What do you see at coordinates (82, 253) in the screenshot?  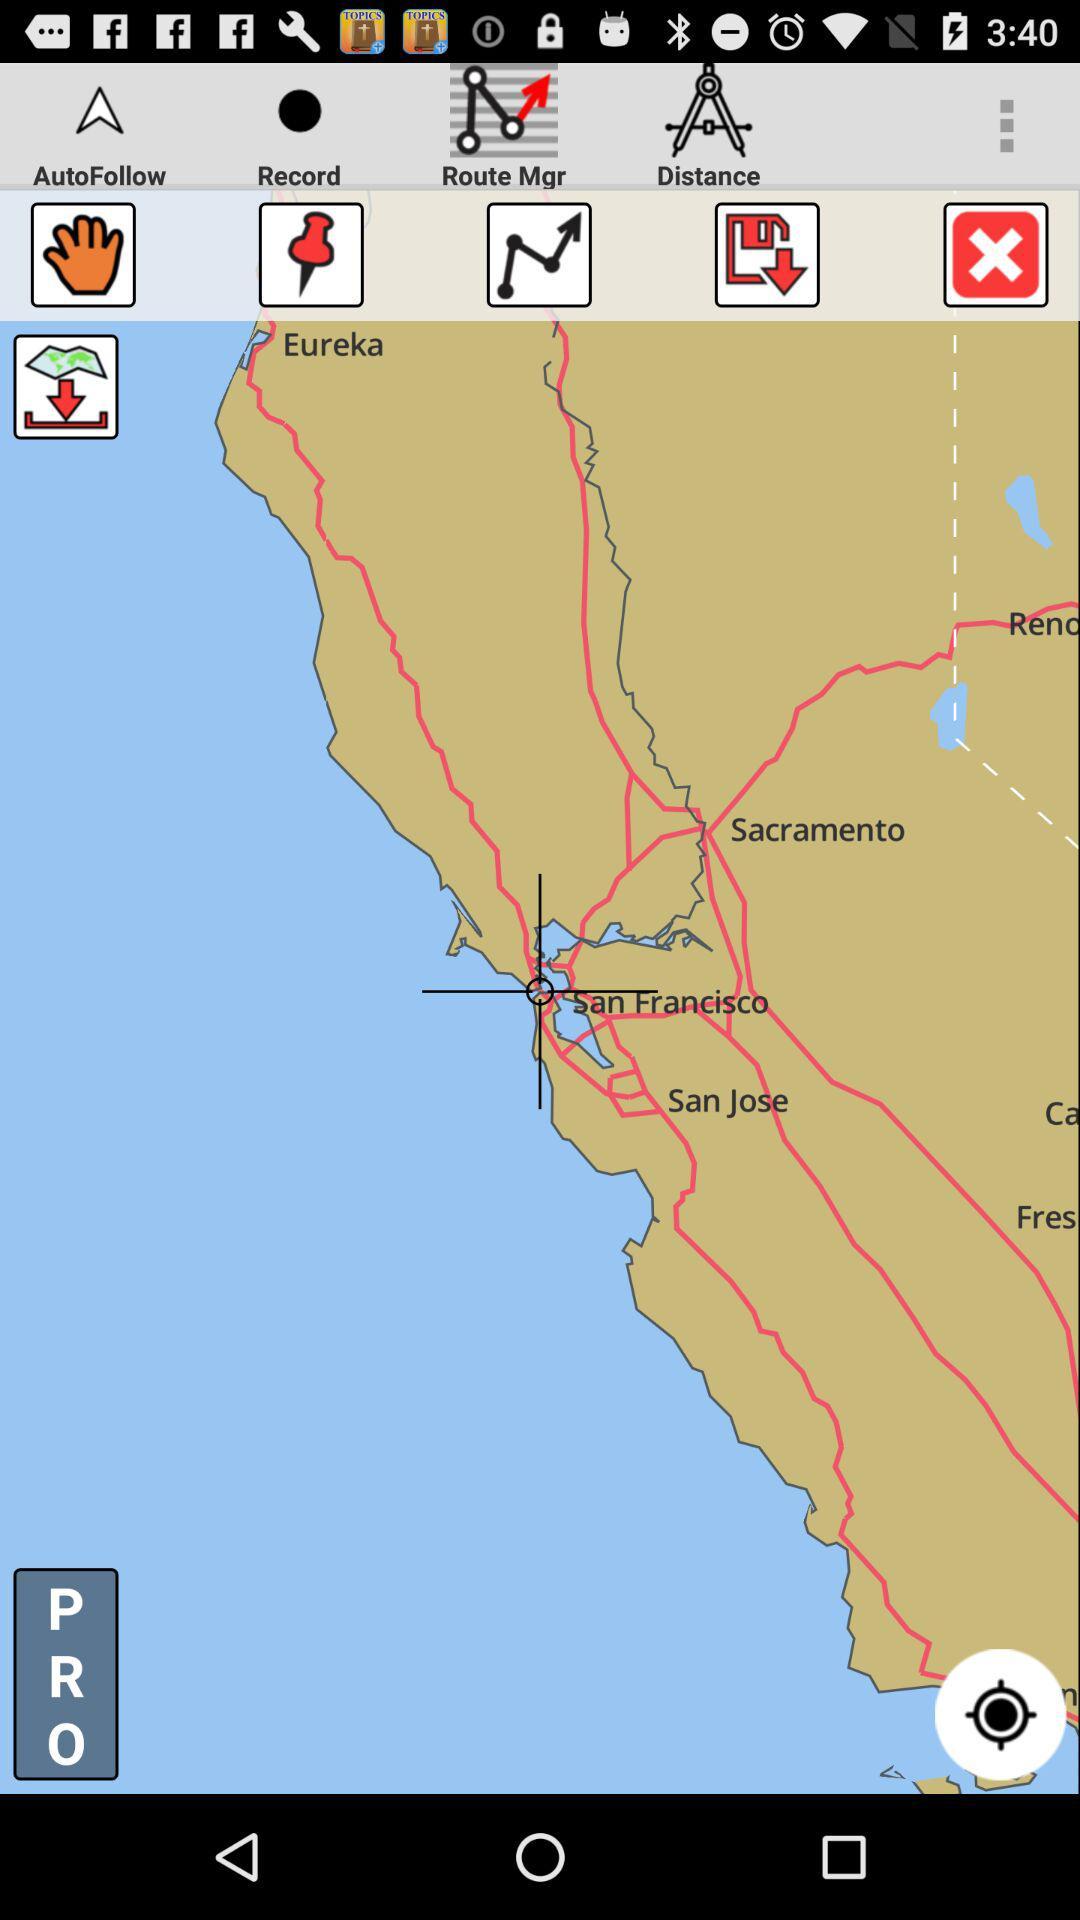 I see `the app below autofollow` at bounding box center [82, 253].